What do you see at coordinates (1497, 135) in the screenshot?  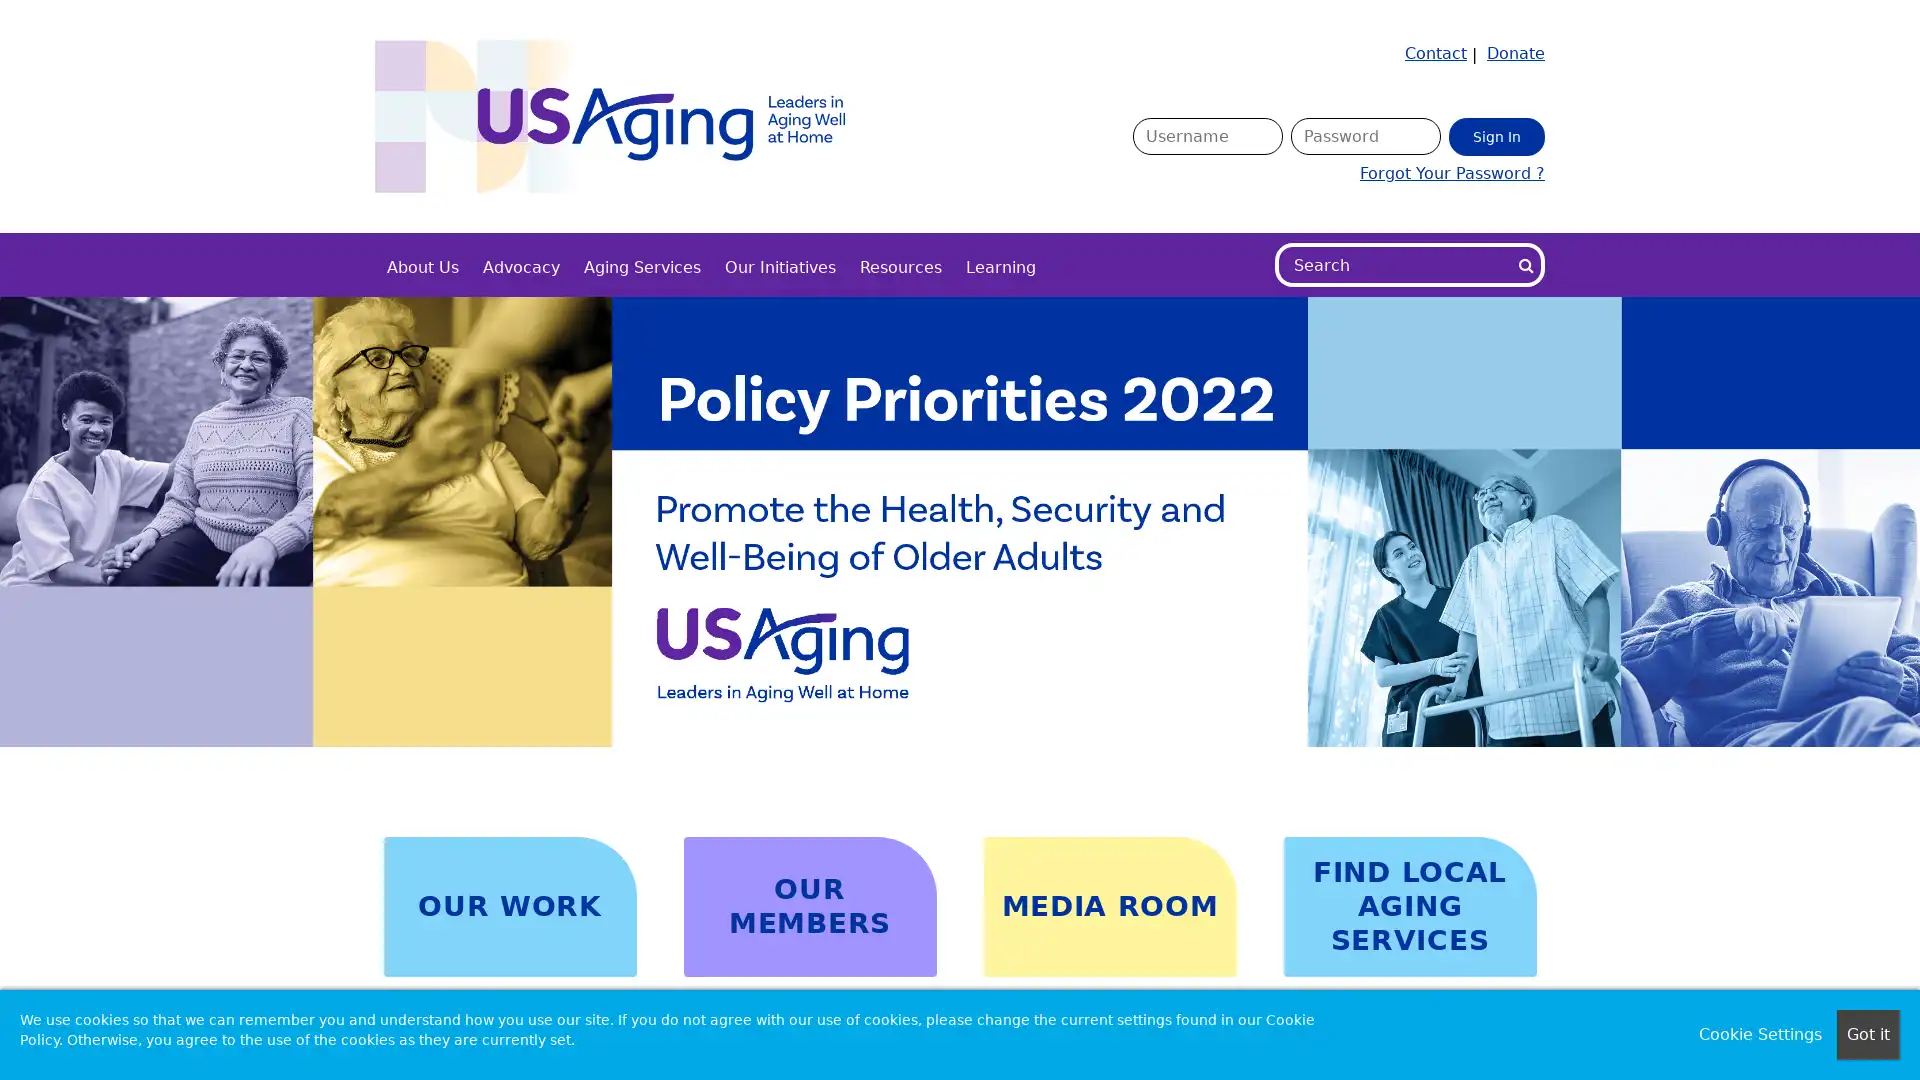 I see `Sign In` at bounding box center [1497, 135].